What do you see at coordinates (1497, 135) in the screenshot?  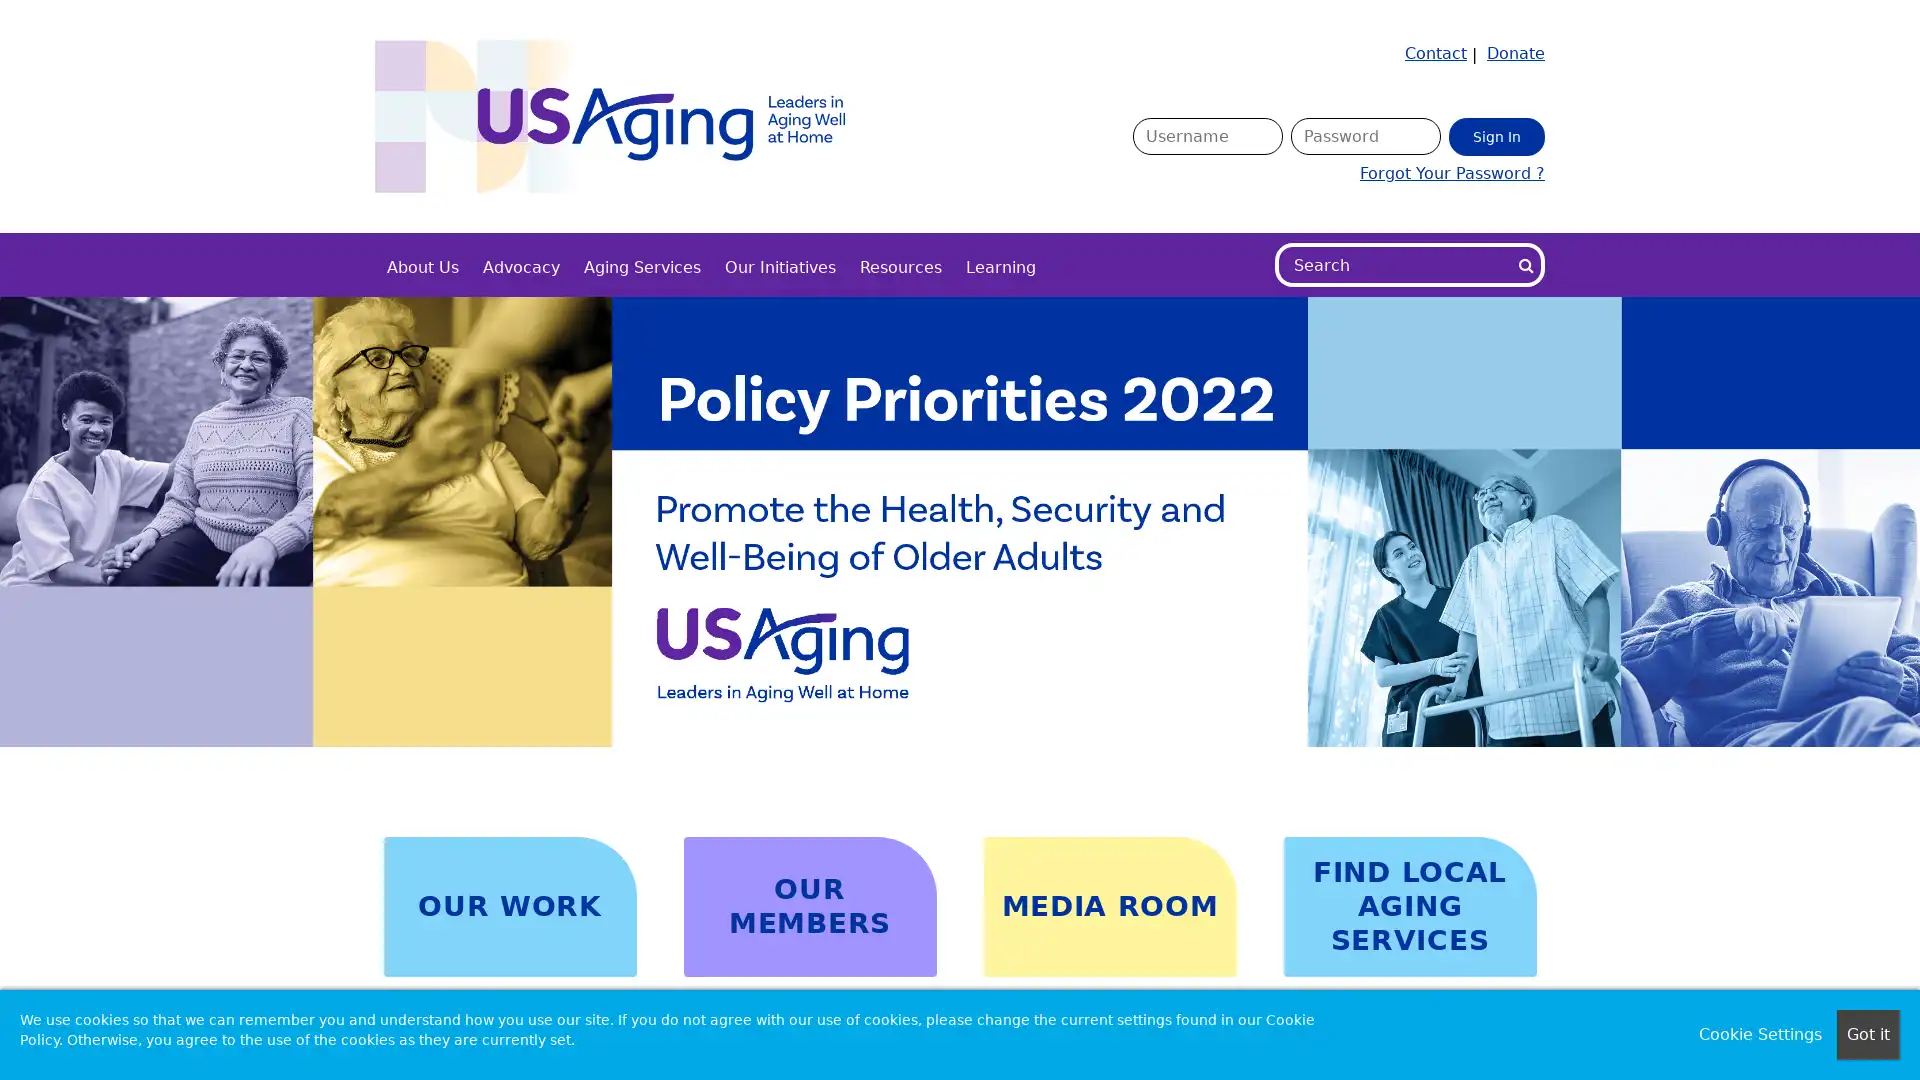 I see `Sign In` at bounding box center [1497, 135].